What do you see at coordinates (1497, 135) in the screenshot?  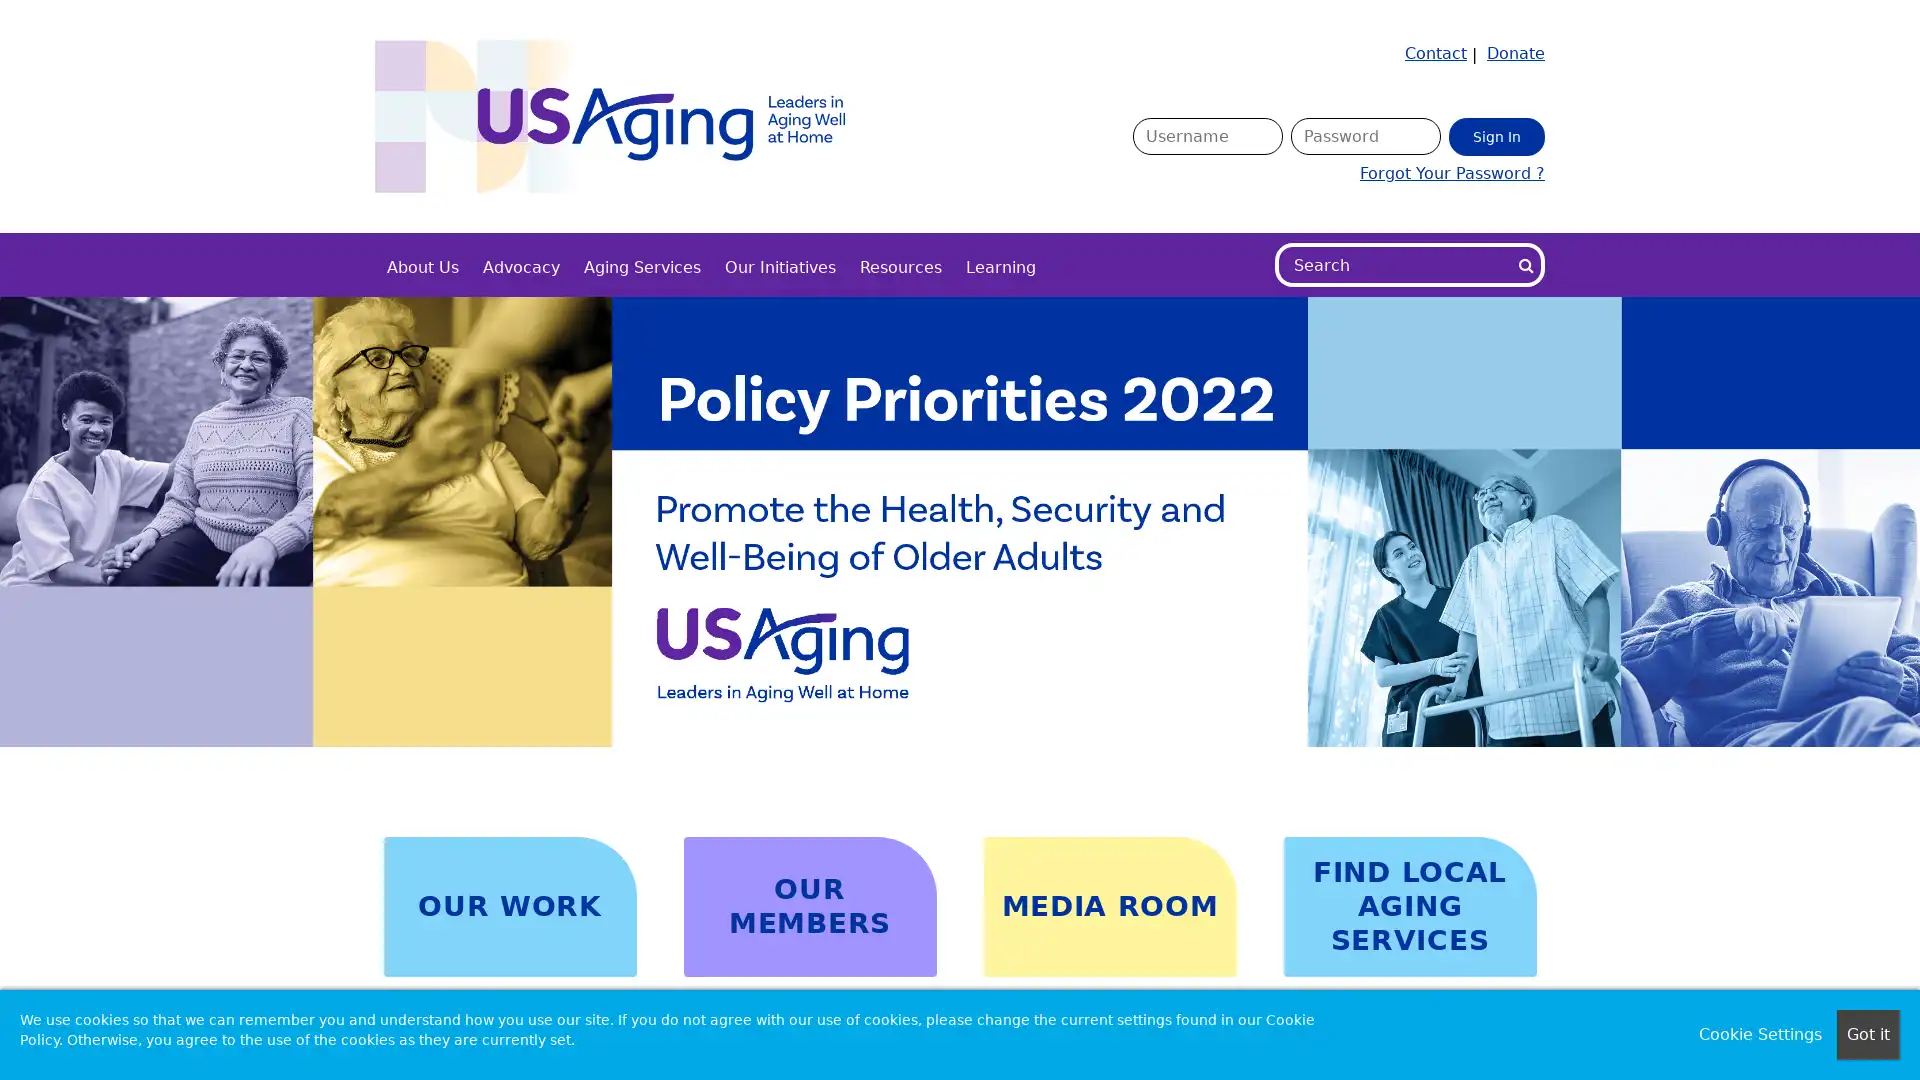 I see `Sign In` at bounding box center [1497, 135].